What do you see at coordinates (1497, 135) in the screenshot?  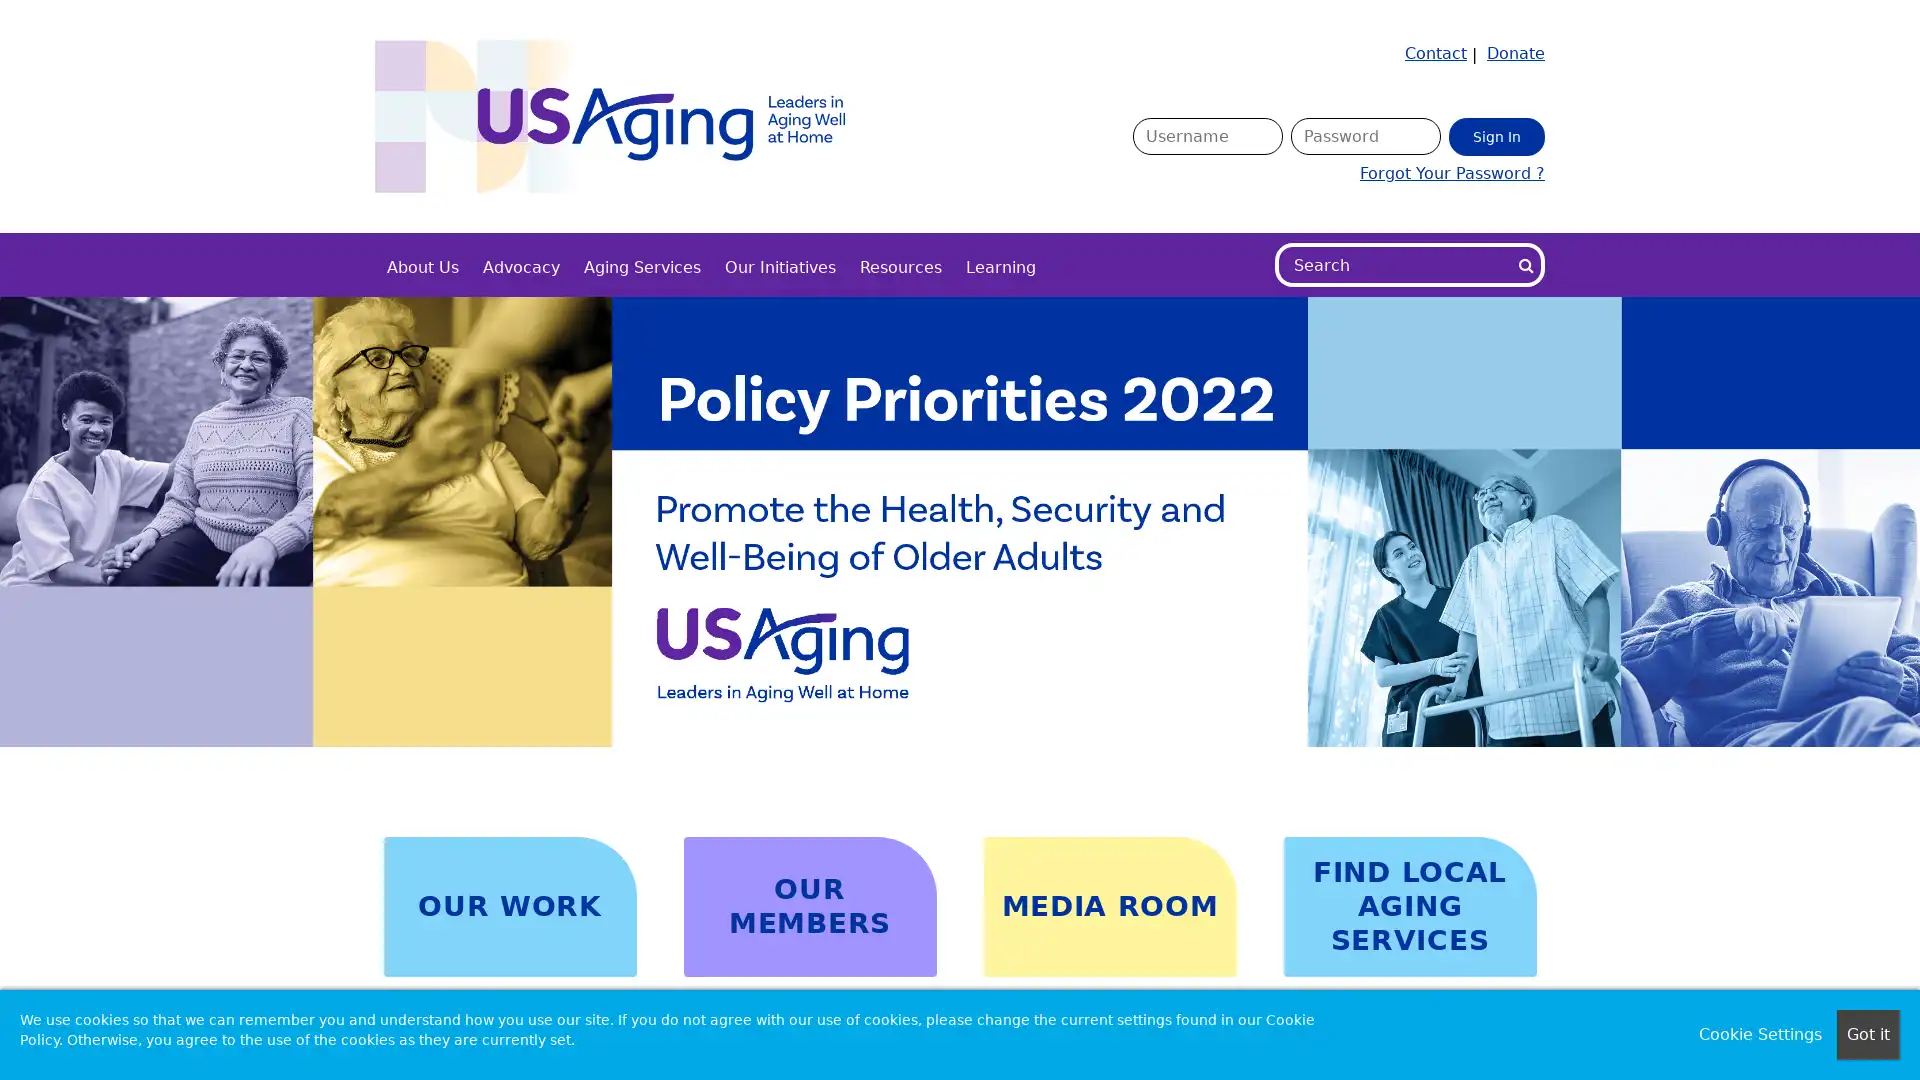 I see `Sign In` at bounding box center [1497, 135].